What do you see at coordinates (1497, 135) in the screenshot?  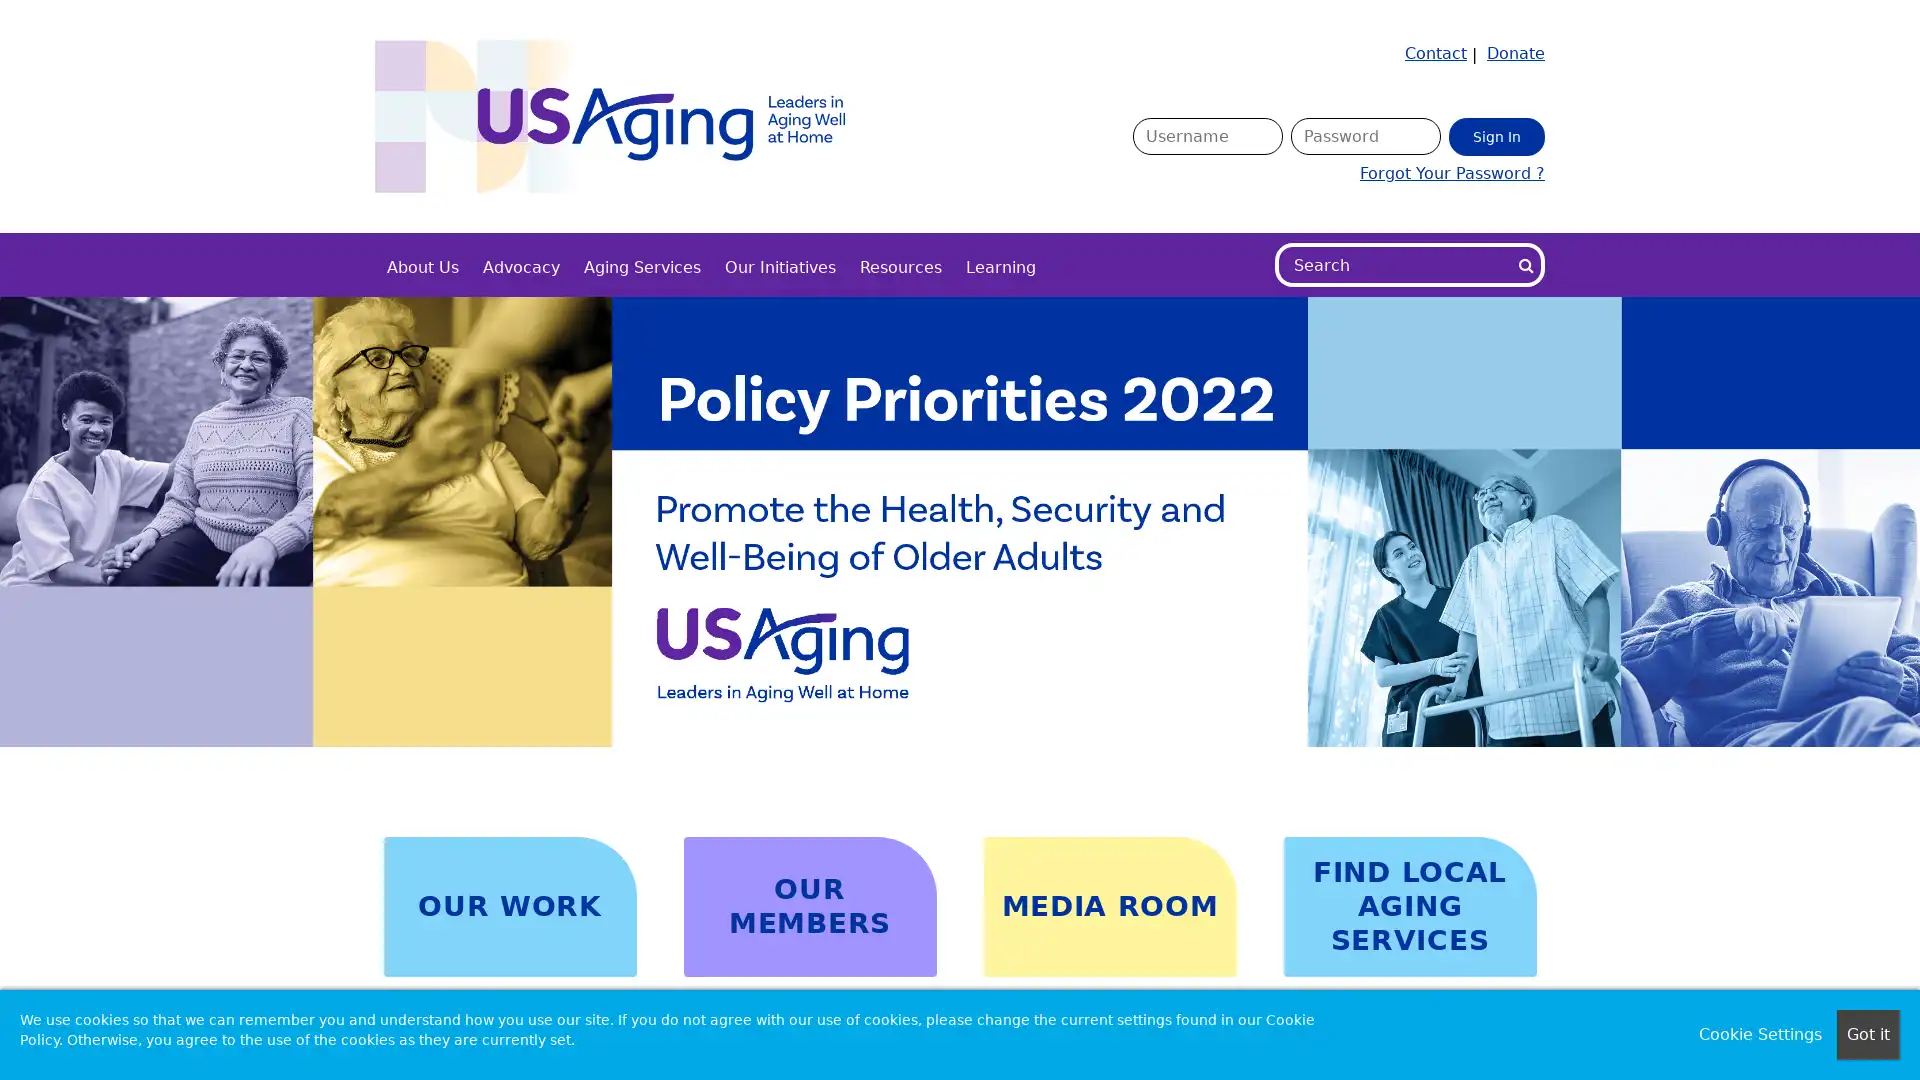 I see `Sign In` at bounding box center [1497, 135].